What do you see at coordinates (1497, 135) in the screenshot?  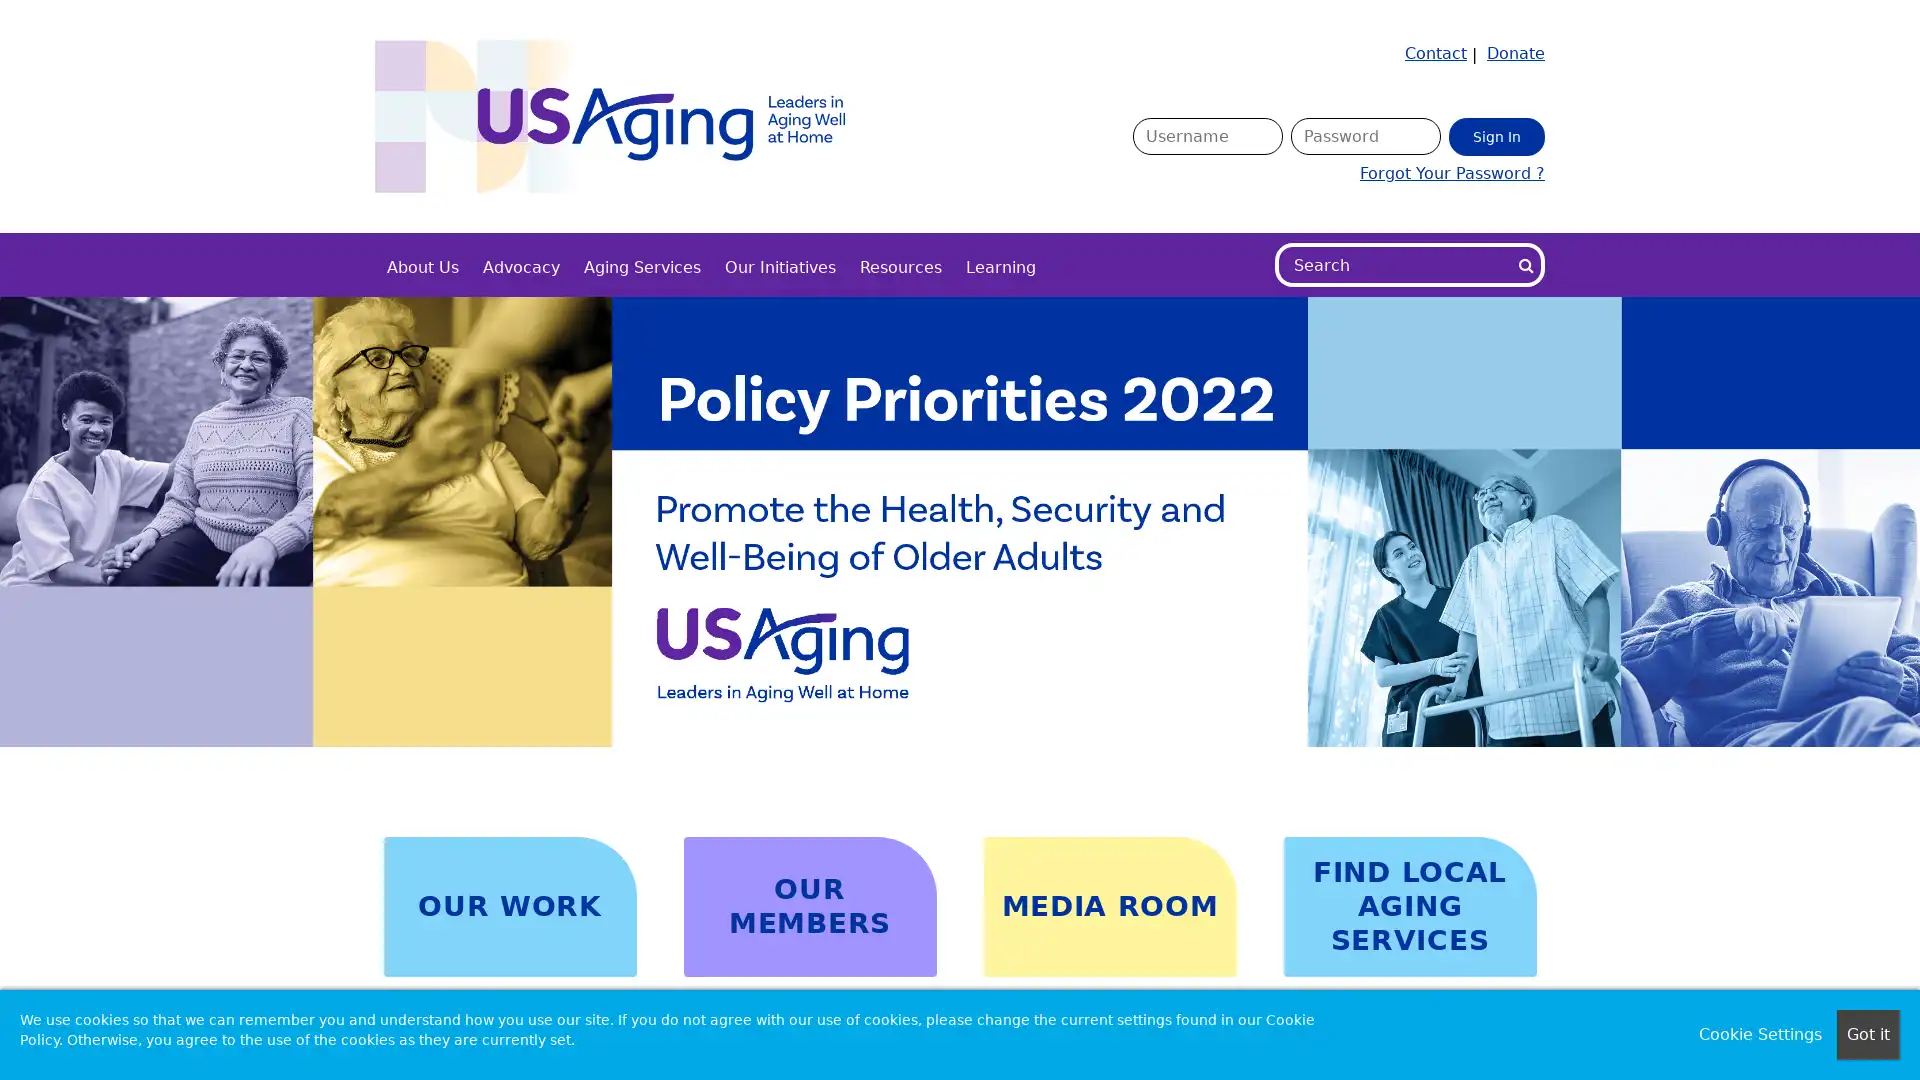 I see `Sign In` at bounding box center [1497, 135].